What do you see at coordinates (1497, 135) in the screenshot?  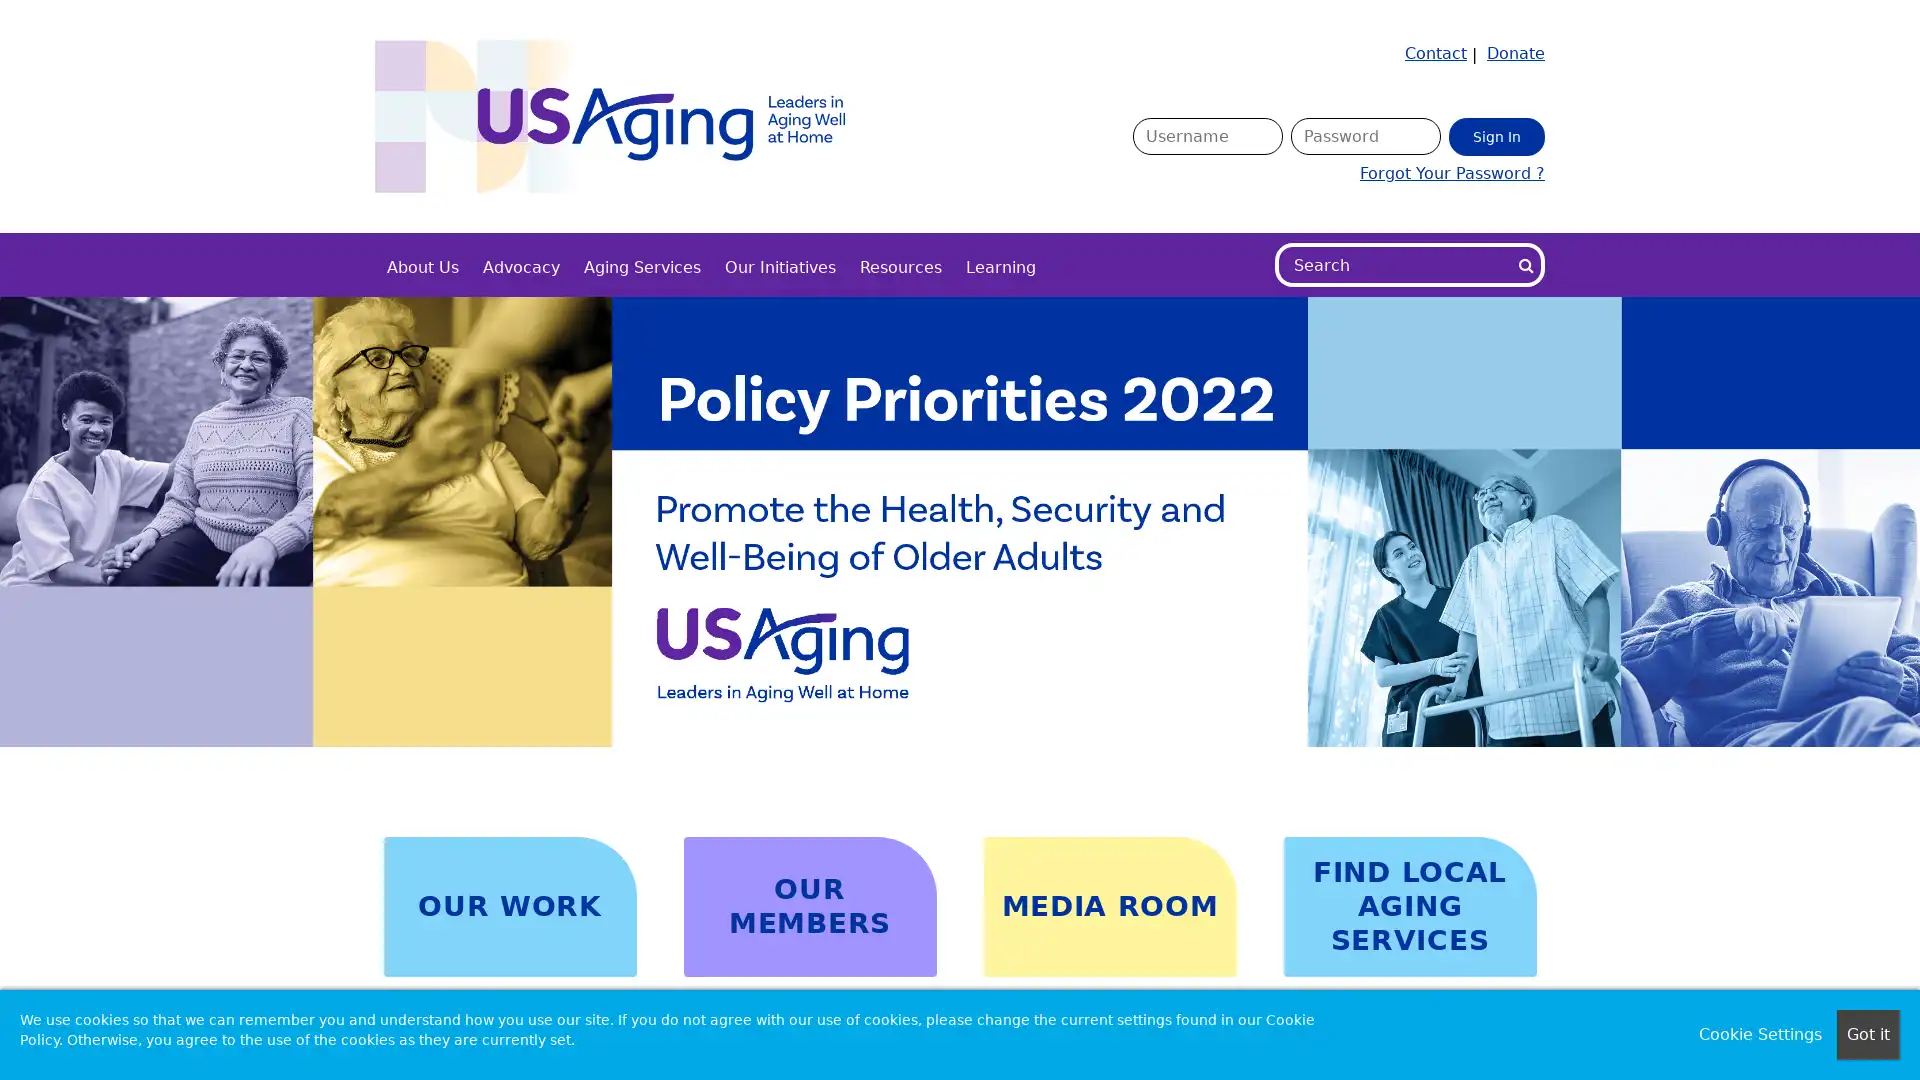 I see `Sign In` at bounding box center [1497, 135].